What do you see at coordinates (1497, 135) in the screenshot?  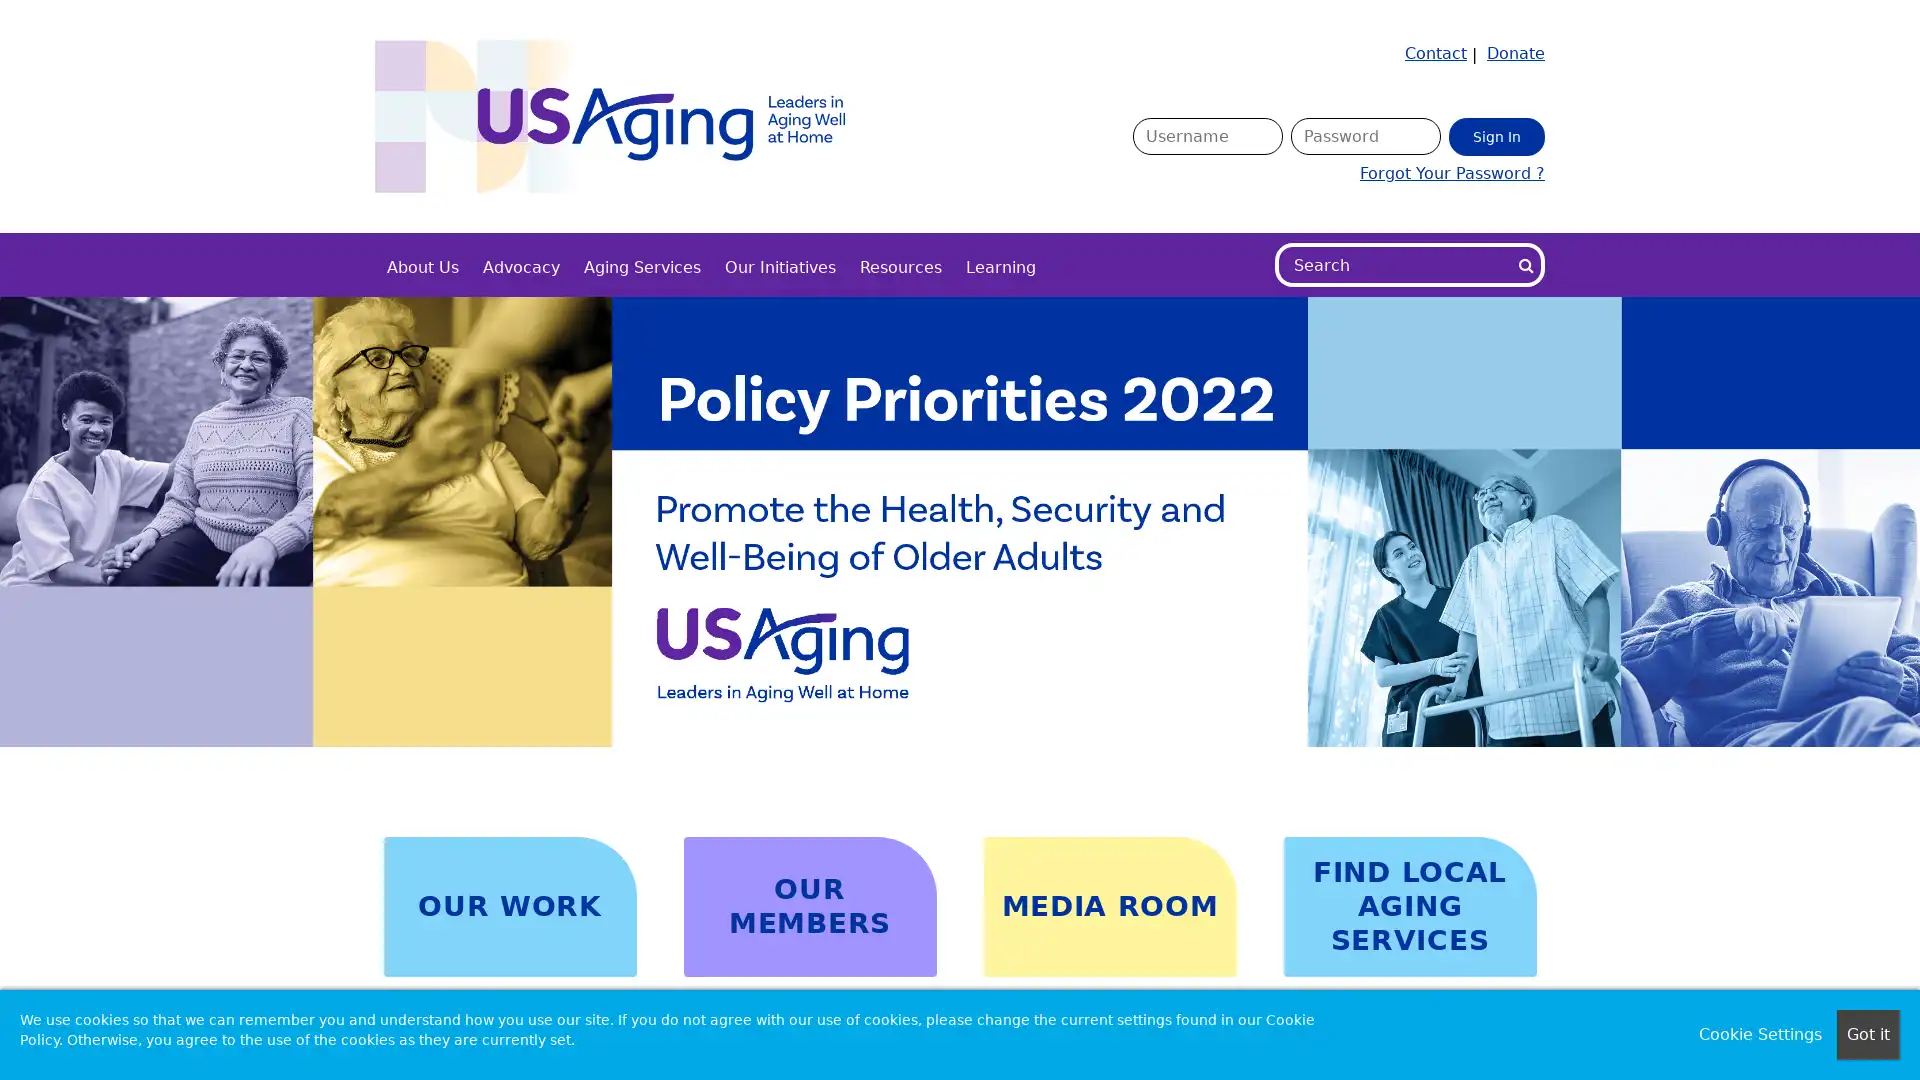 I see `Sign In` at bounding box center [1497, 135].